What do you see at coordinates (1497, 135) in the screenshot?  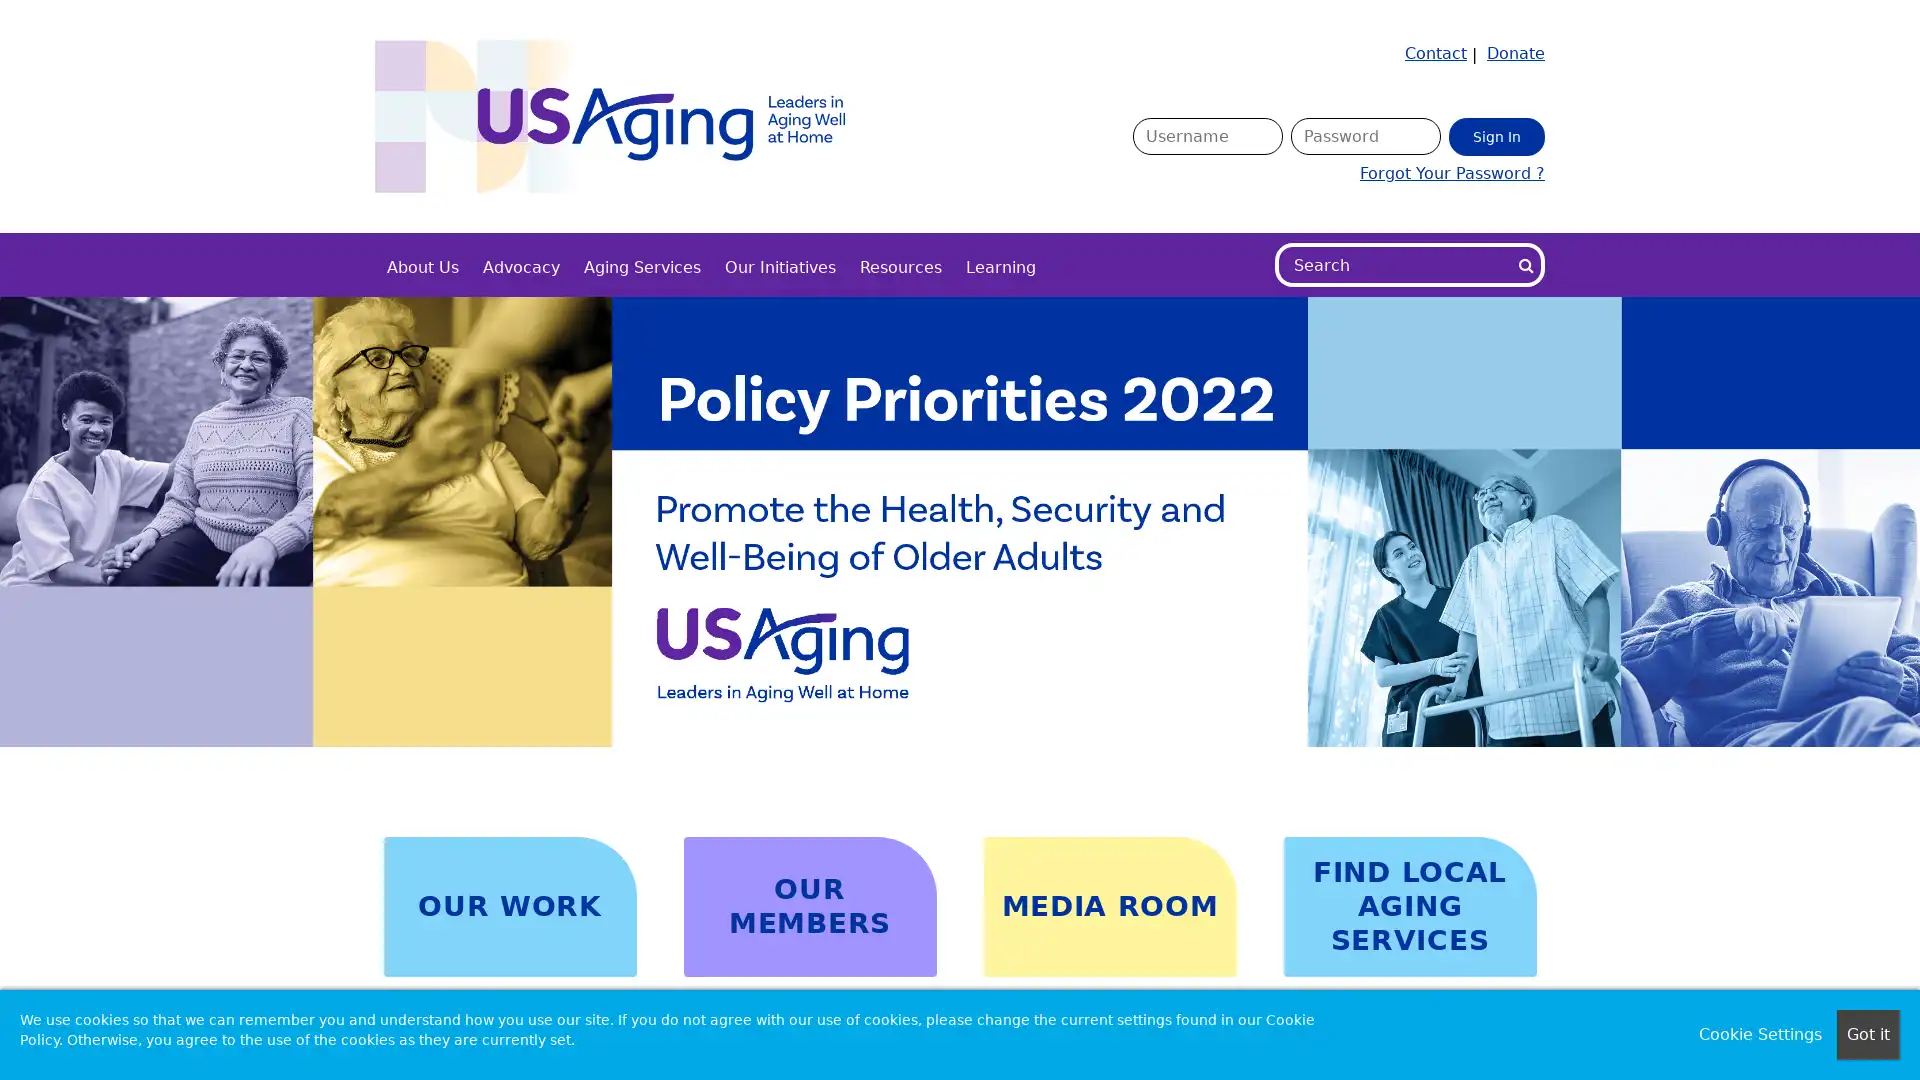 I see `Sign In` at bounding box center [1497, 135].